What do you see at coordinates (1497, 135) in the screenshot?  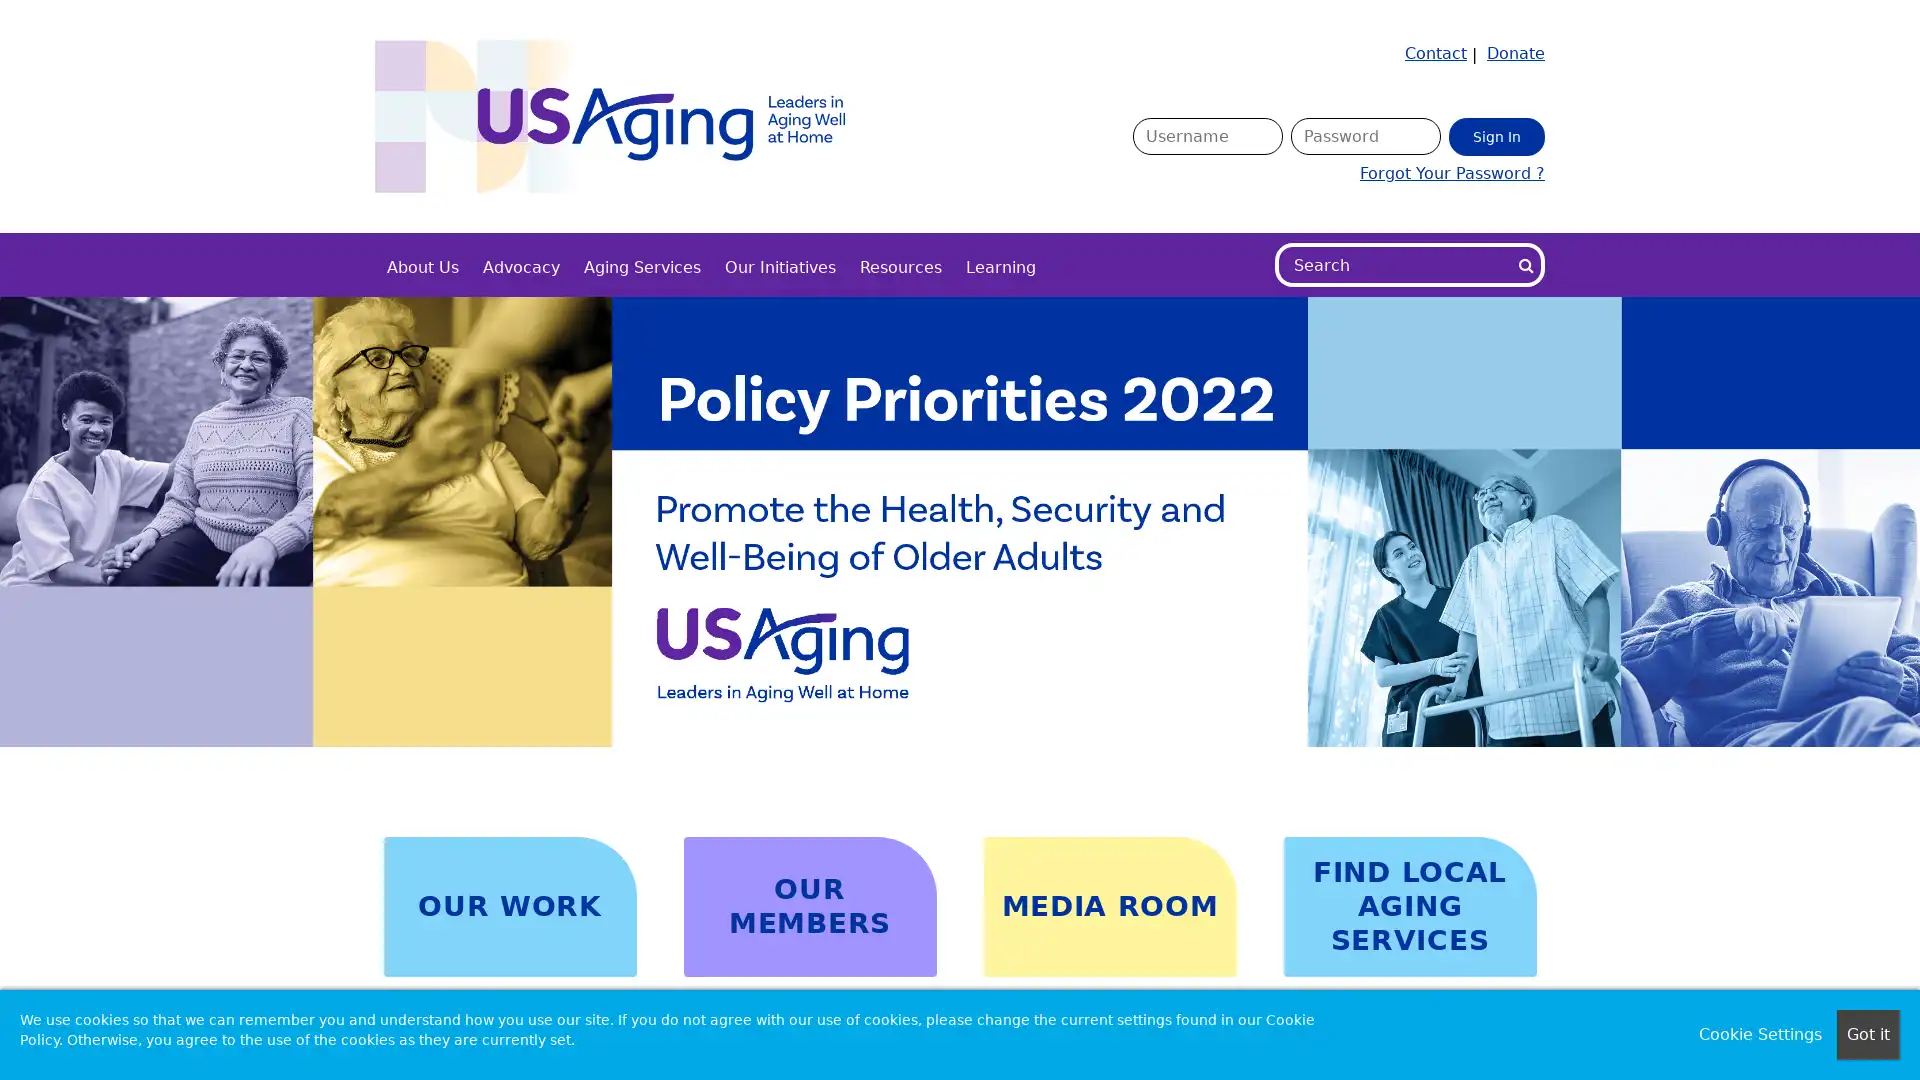 I see `Sign In` at bounding box center [1497, 135].